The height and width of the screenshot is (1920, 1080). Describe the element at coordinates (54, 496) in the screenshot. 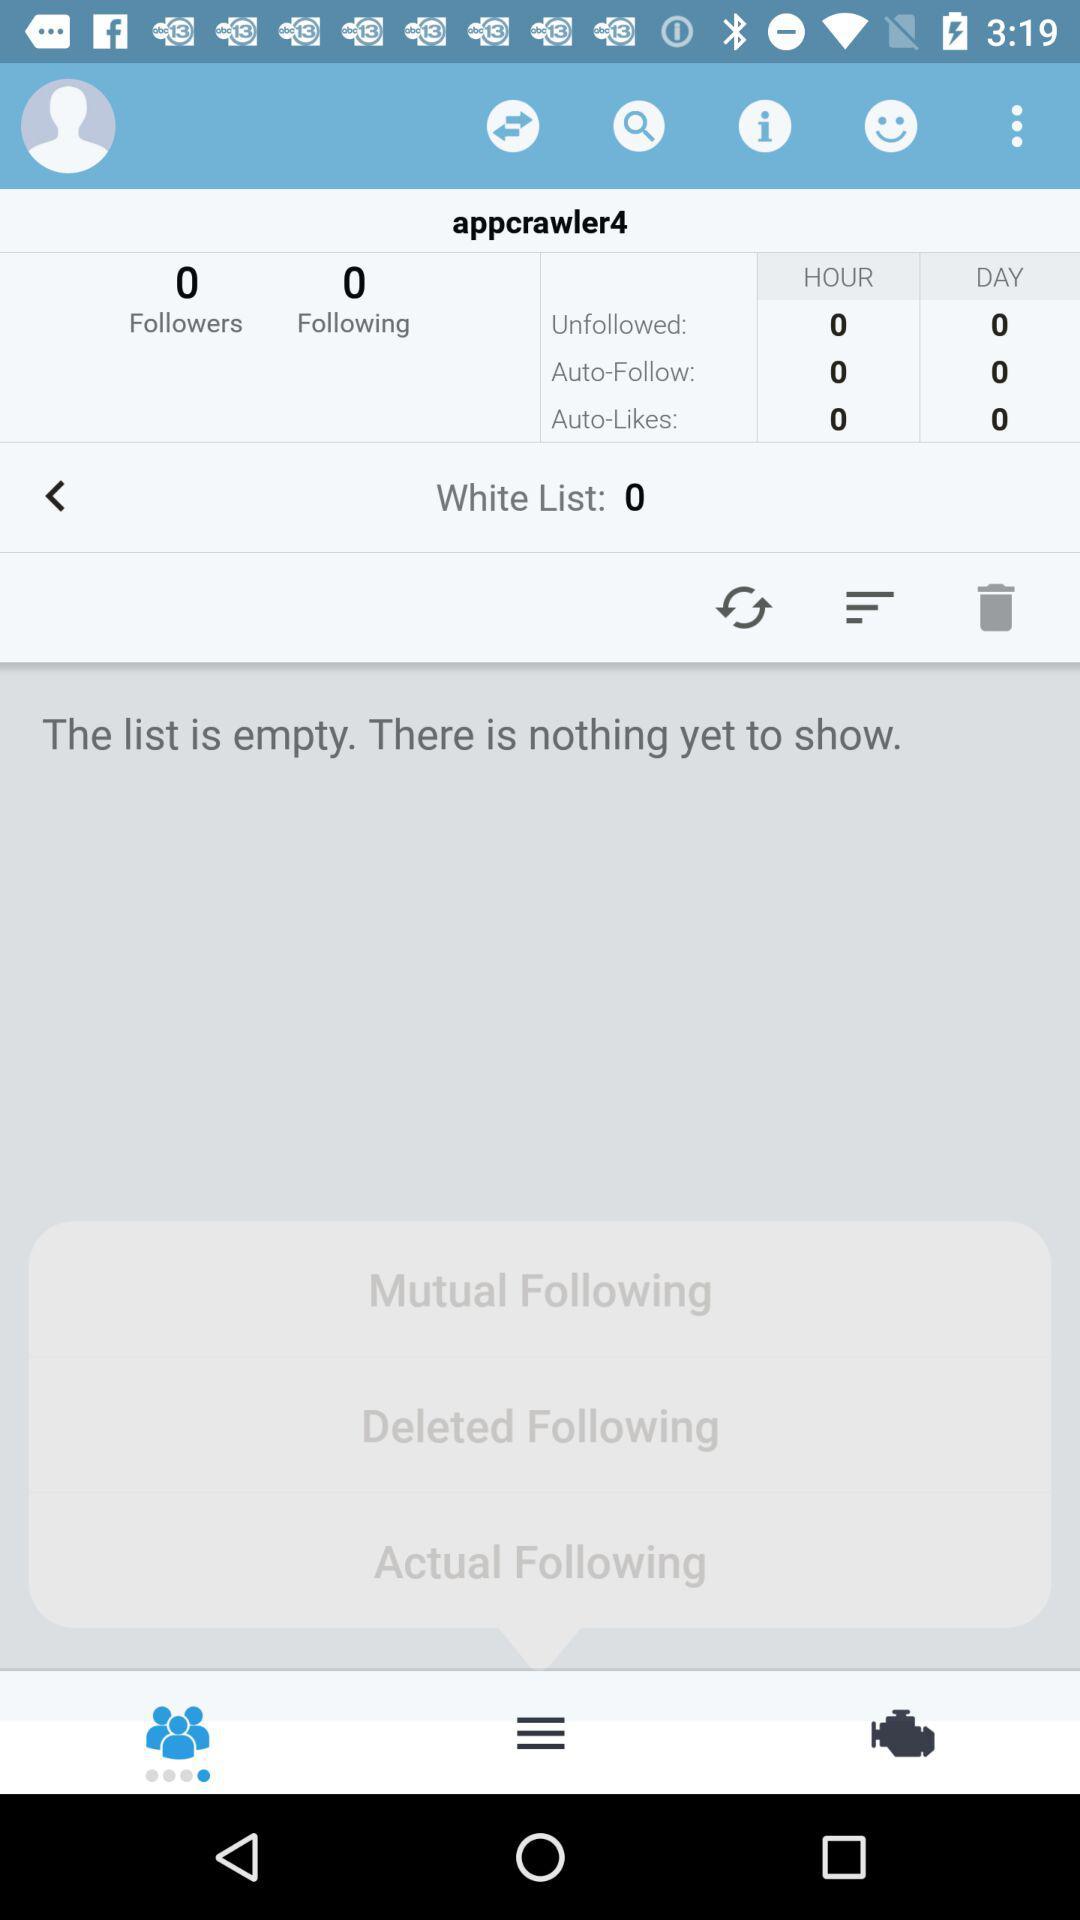

I see `previous` at that location.